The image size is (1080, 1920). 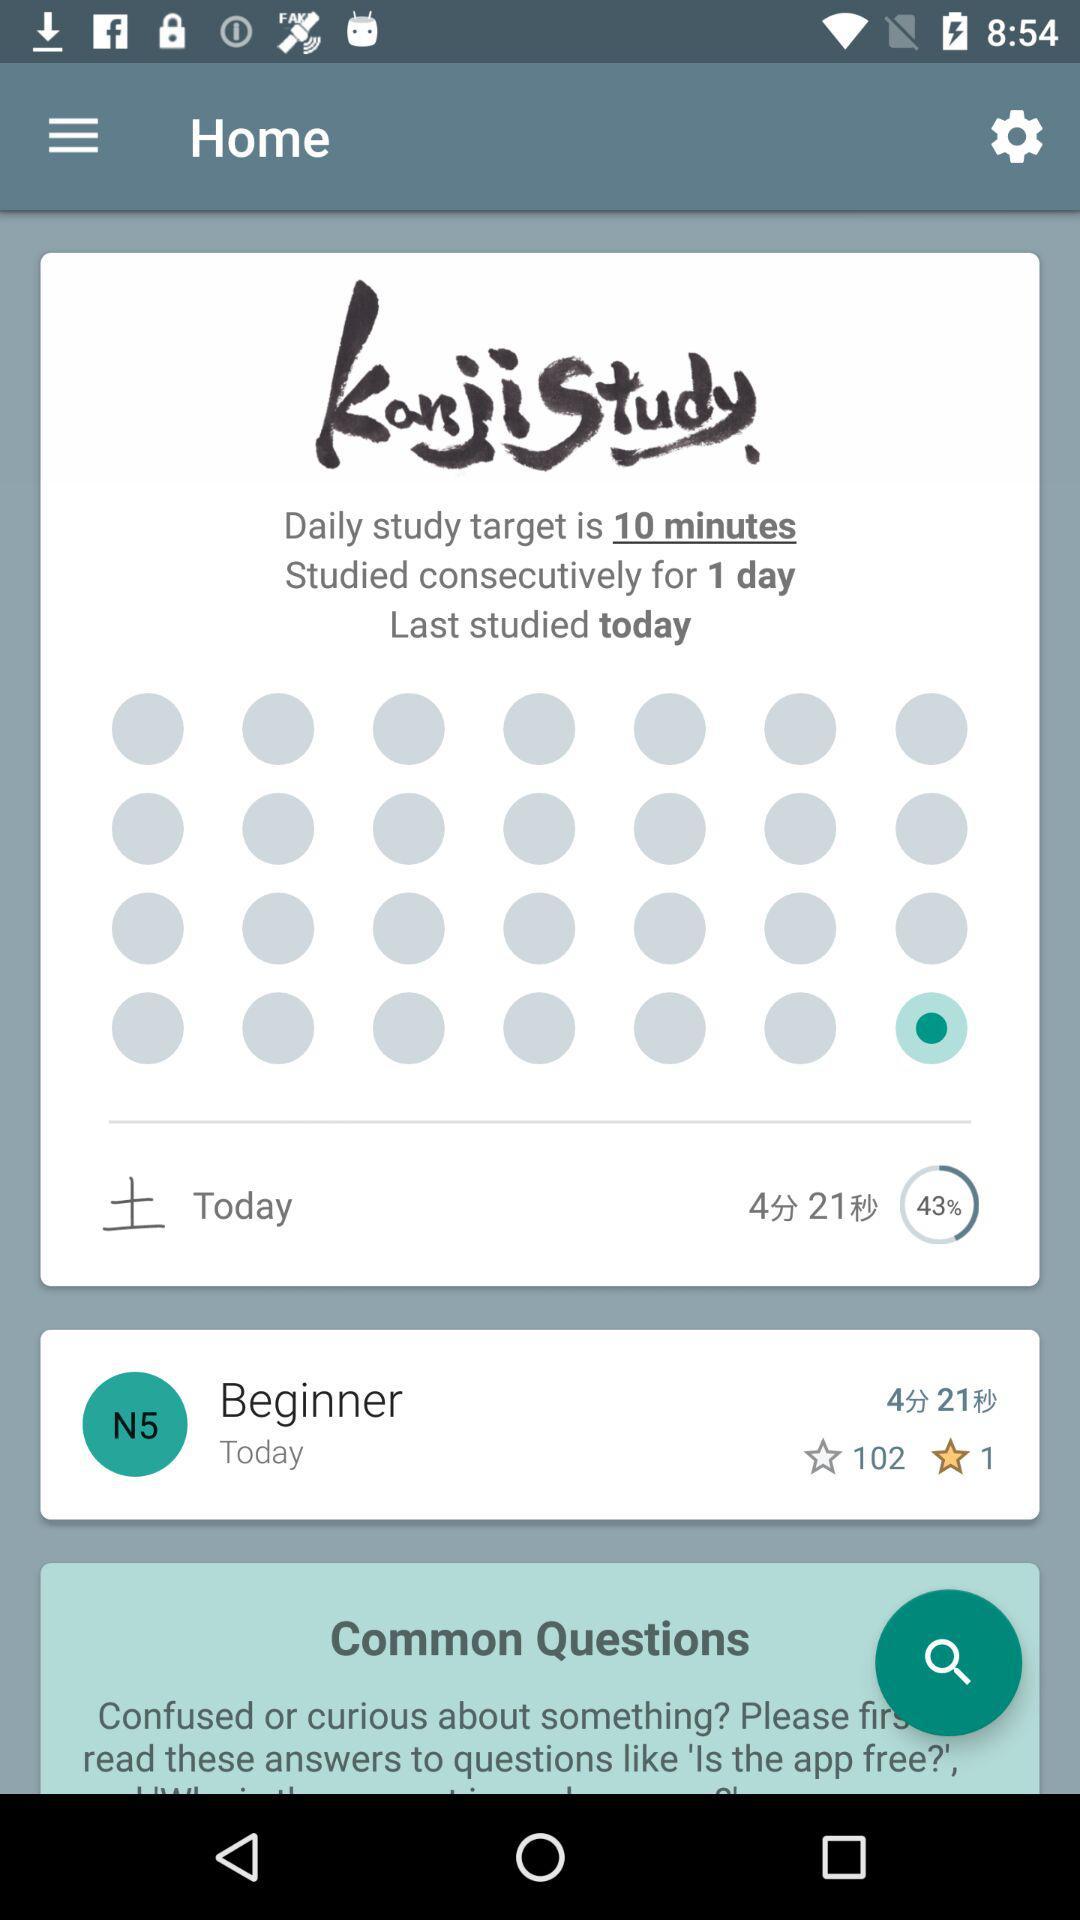 What do you see at coordinates (947, 1662) in the screenshot?
I see `start a search` at bounding box center [947, 1662].